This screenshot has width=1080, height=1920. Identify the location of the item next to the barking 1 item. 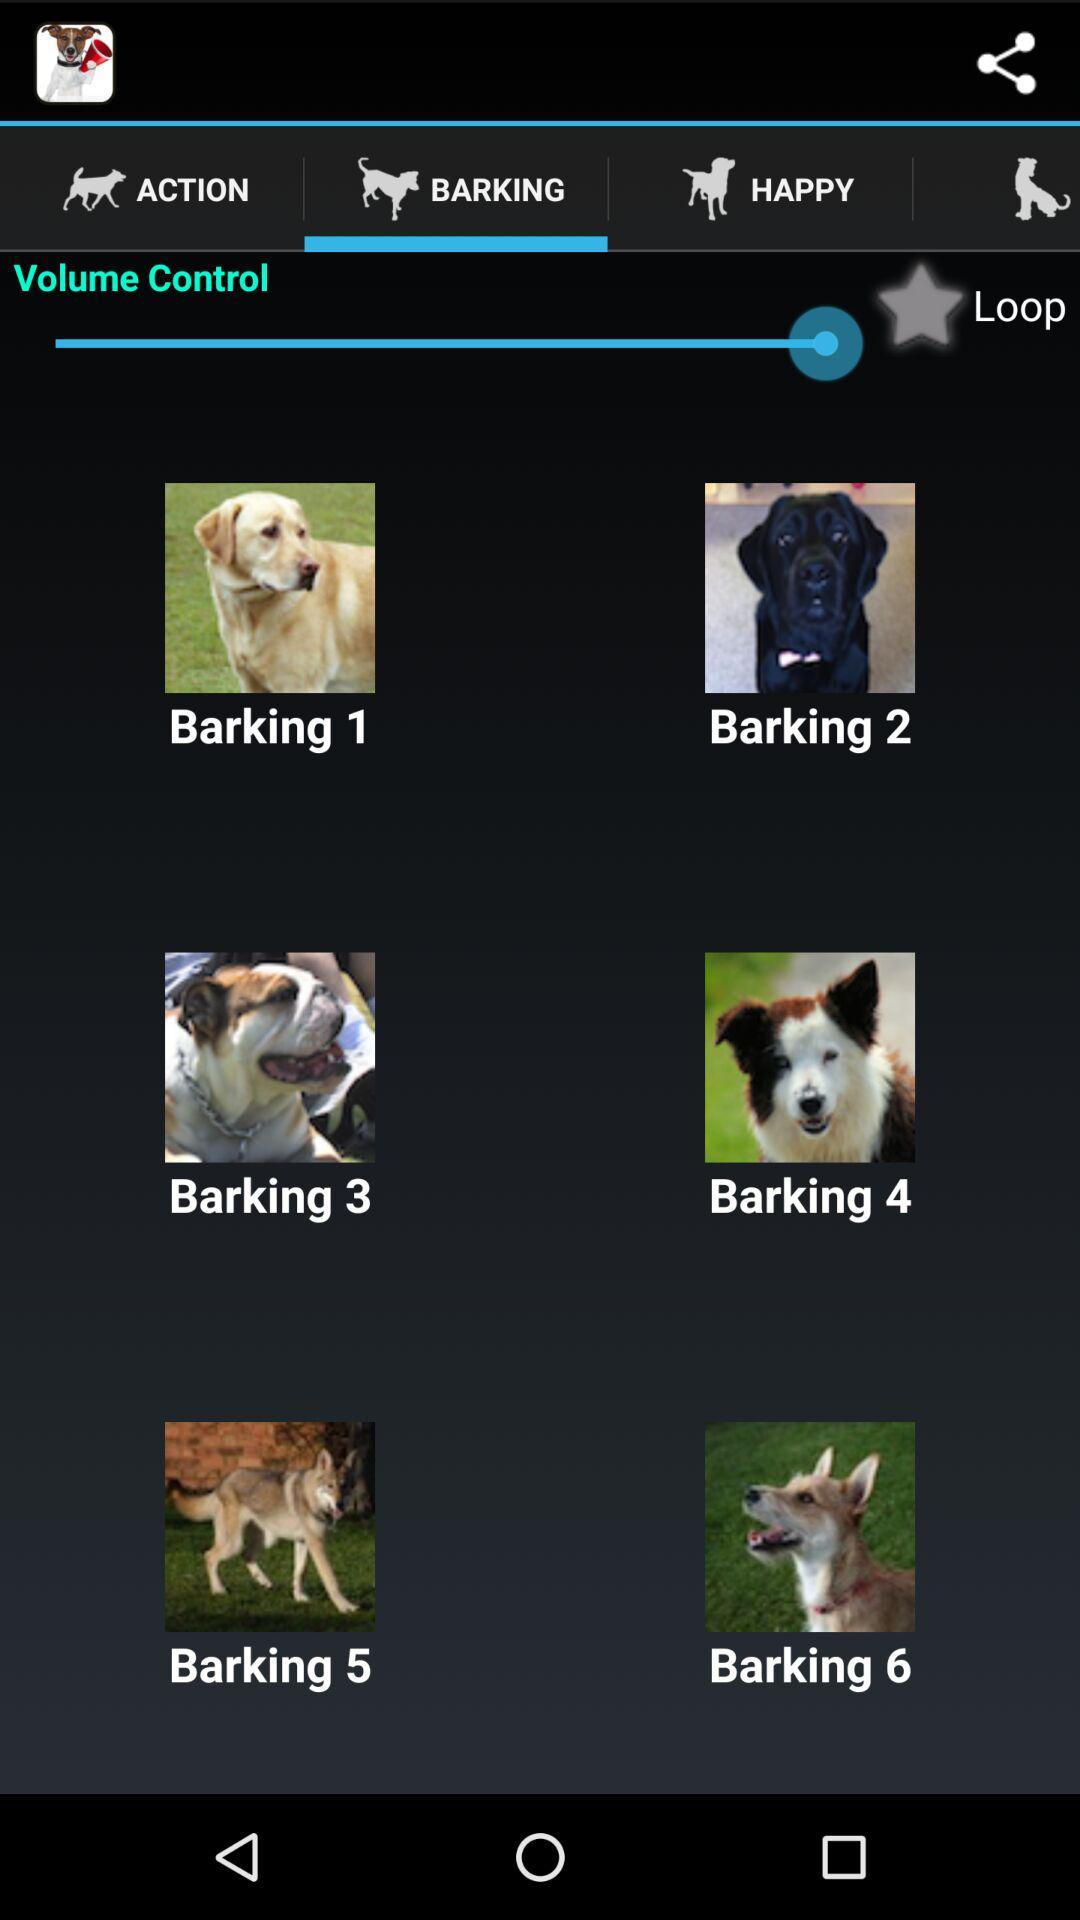
(810, 618).